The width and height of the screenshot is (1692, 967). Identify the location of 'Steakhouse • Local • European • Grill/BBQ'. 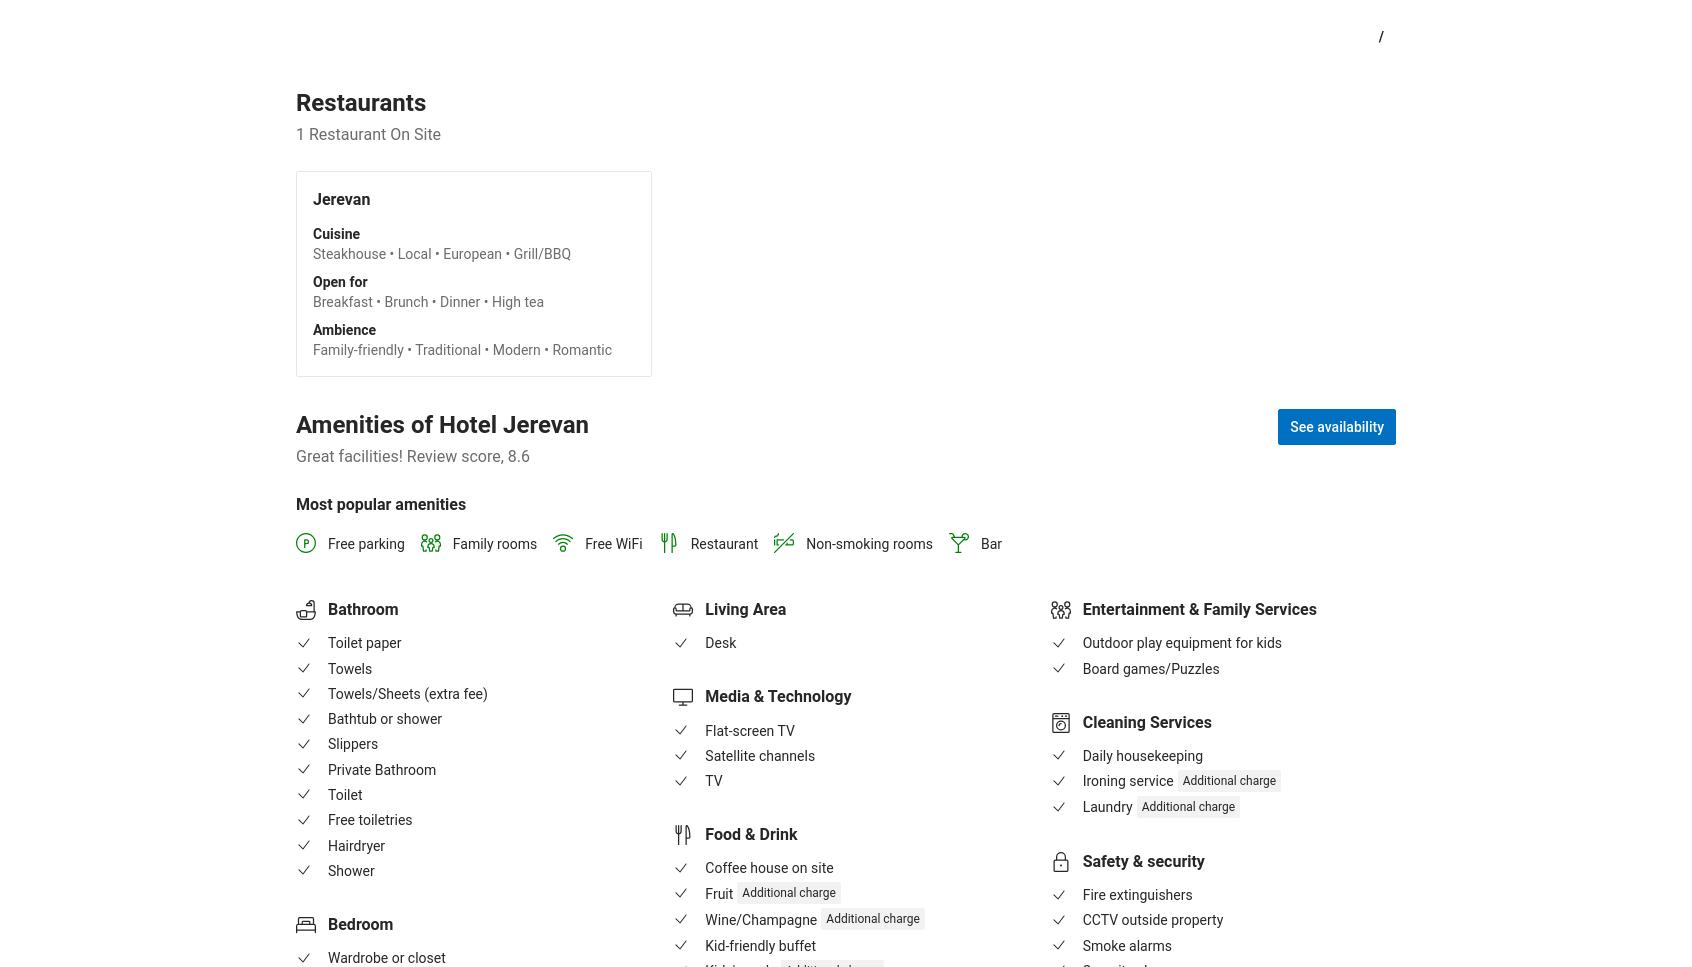
(440, 252).